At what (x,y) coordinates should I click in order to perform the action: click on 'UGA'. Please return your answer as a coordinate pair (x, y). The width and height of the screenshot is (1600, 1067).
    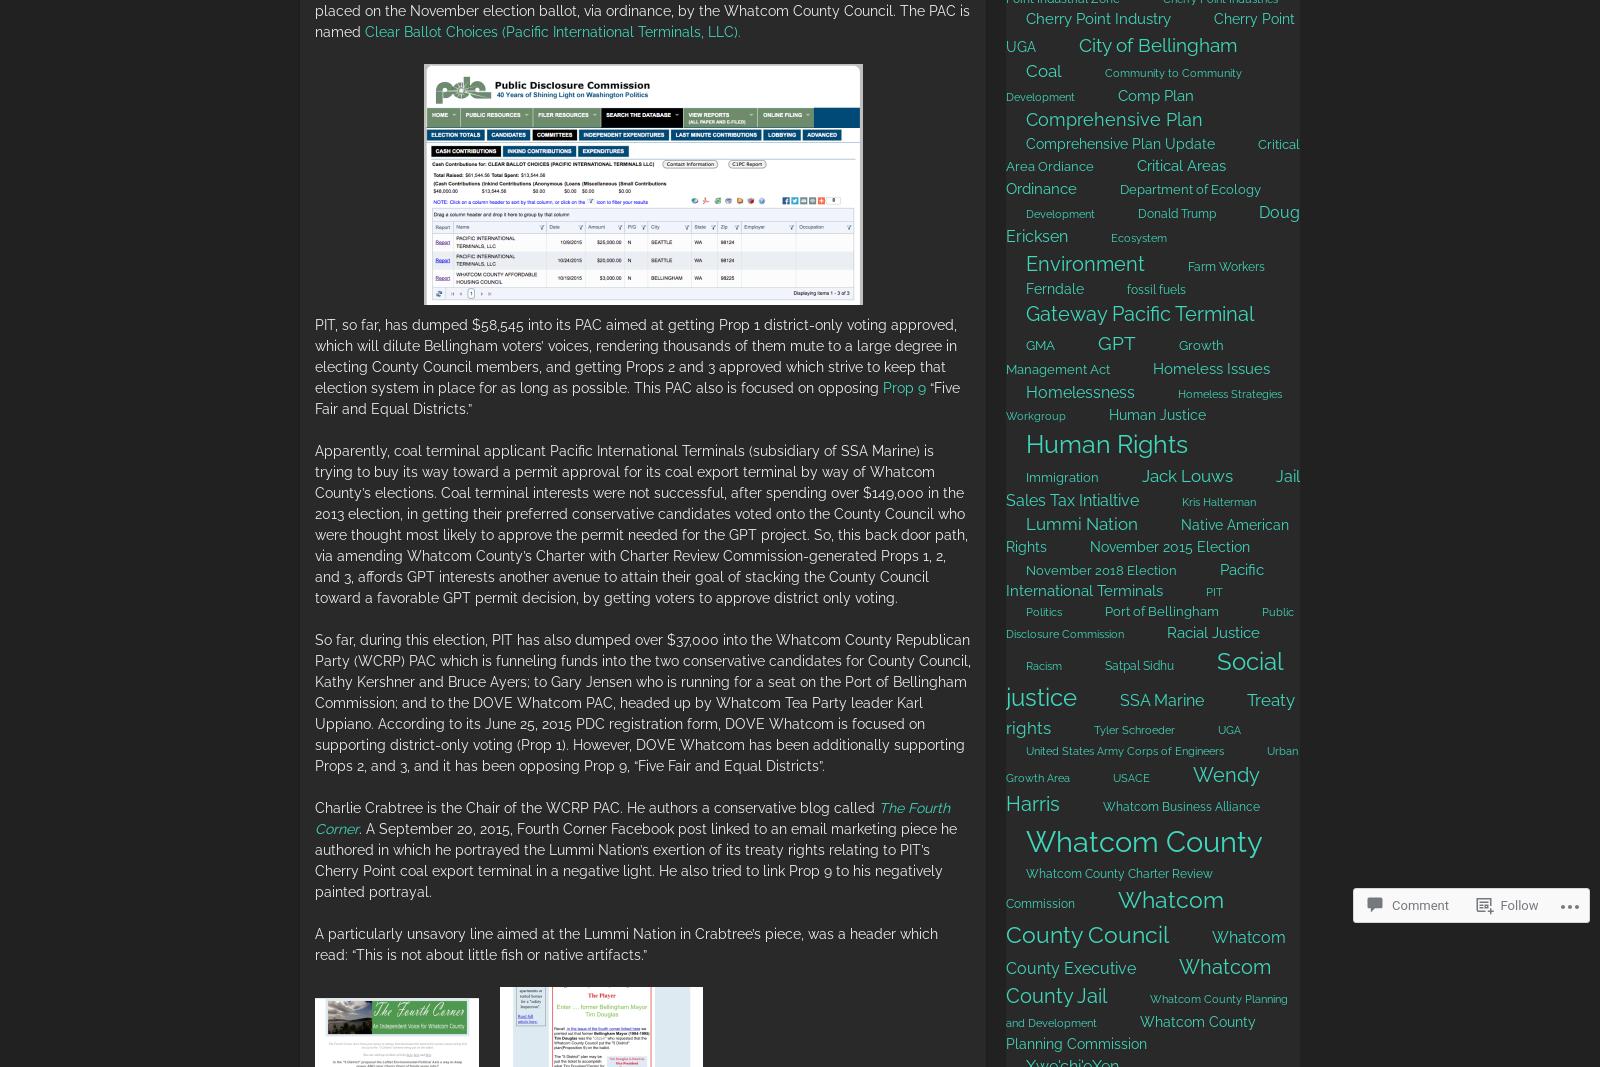
    Looking at the image, I should click on (1216, 728).